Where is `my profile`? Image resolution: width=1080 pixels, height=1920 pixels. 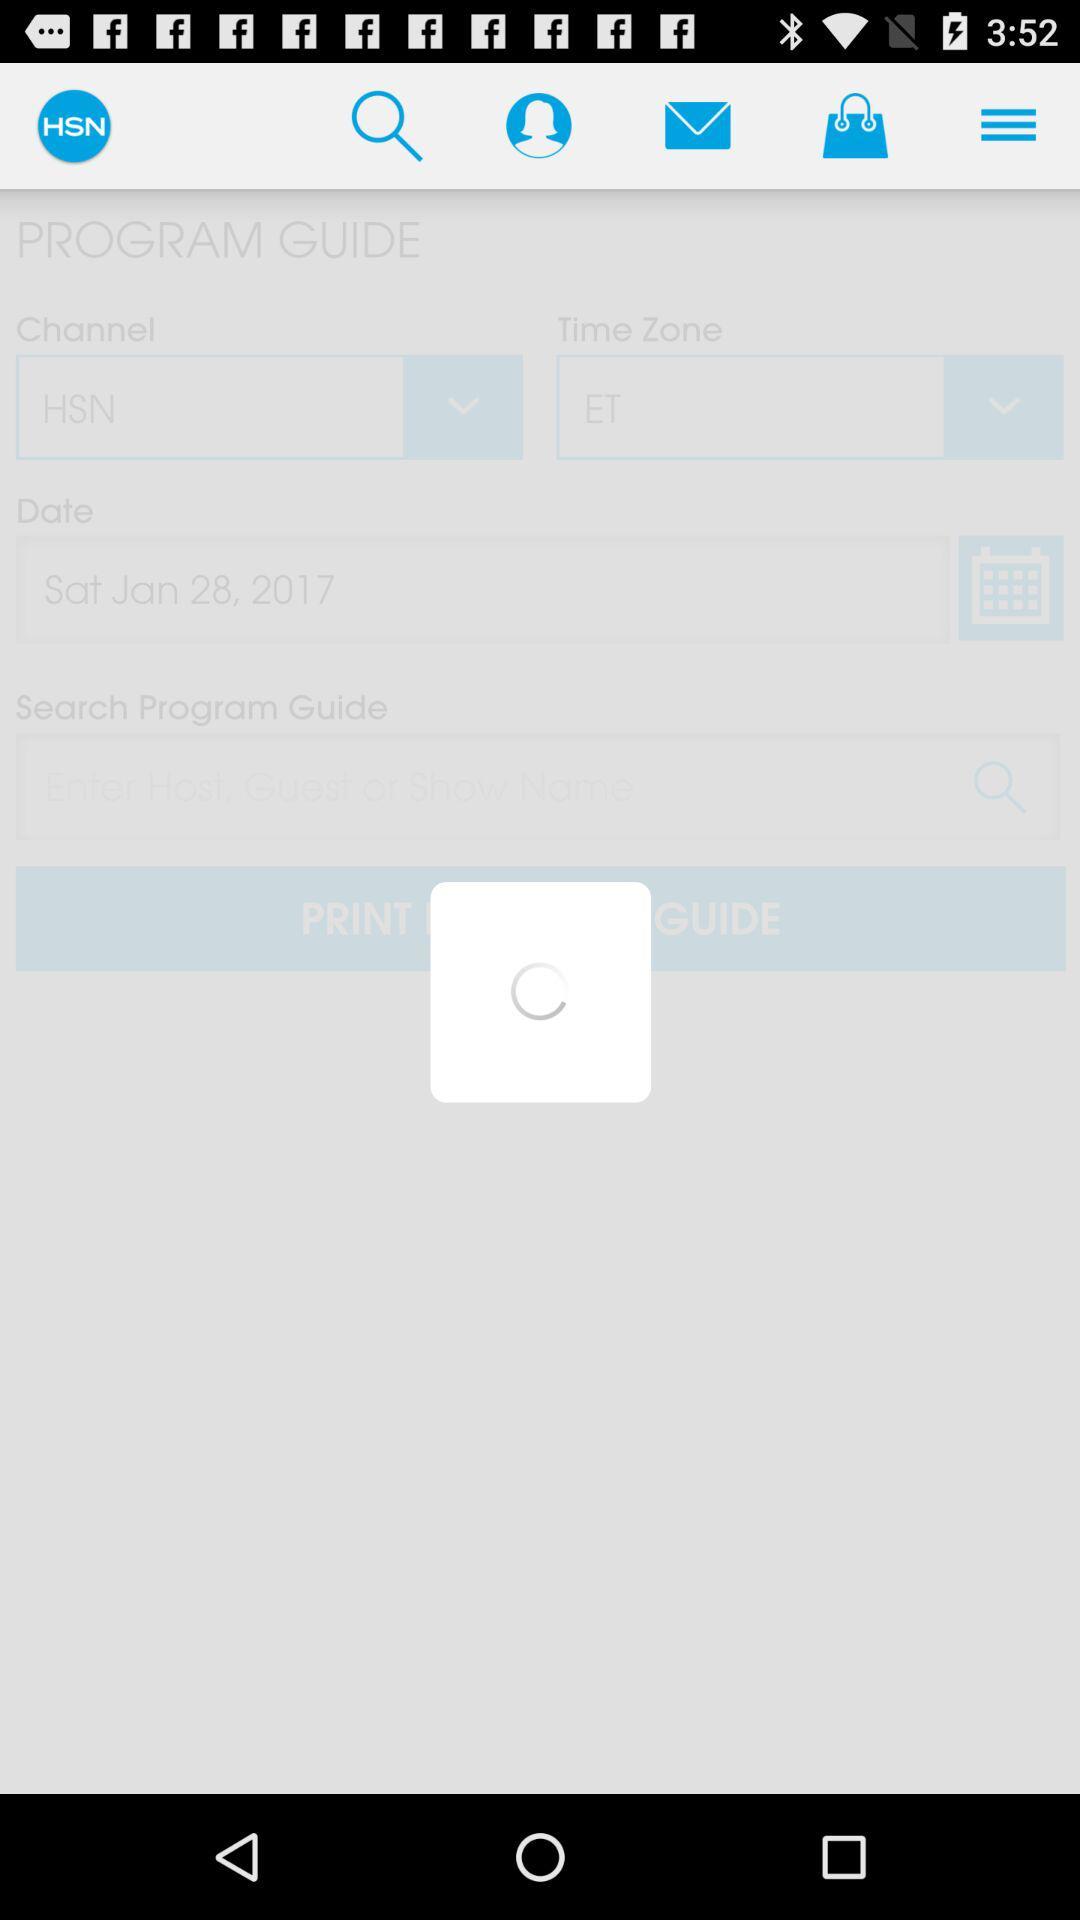 my profile is located at coordinates (537, 124).